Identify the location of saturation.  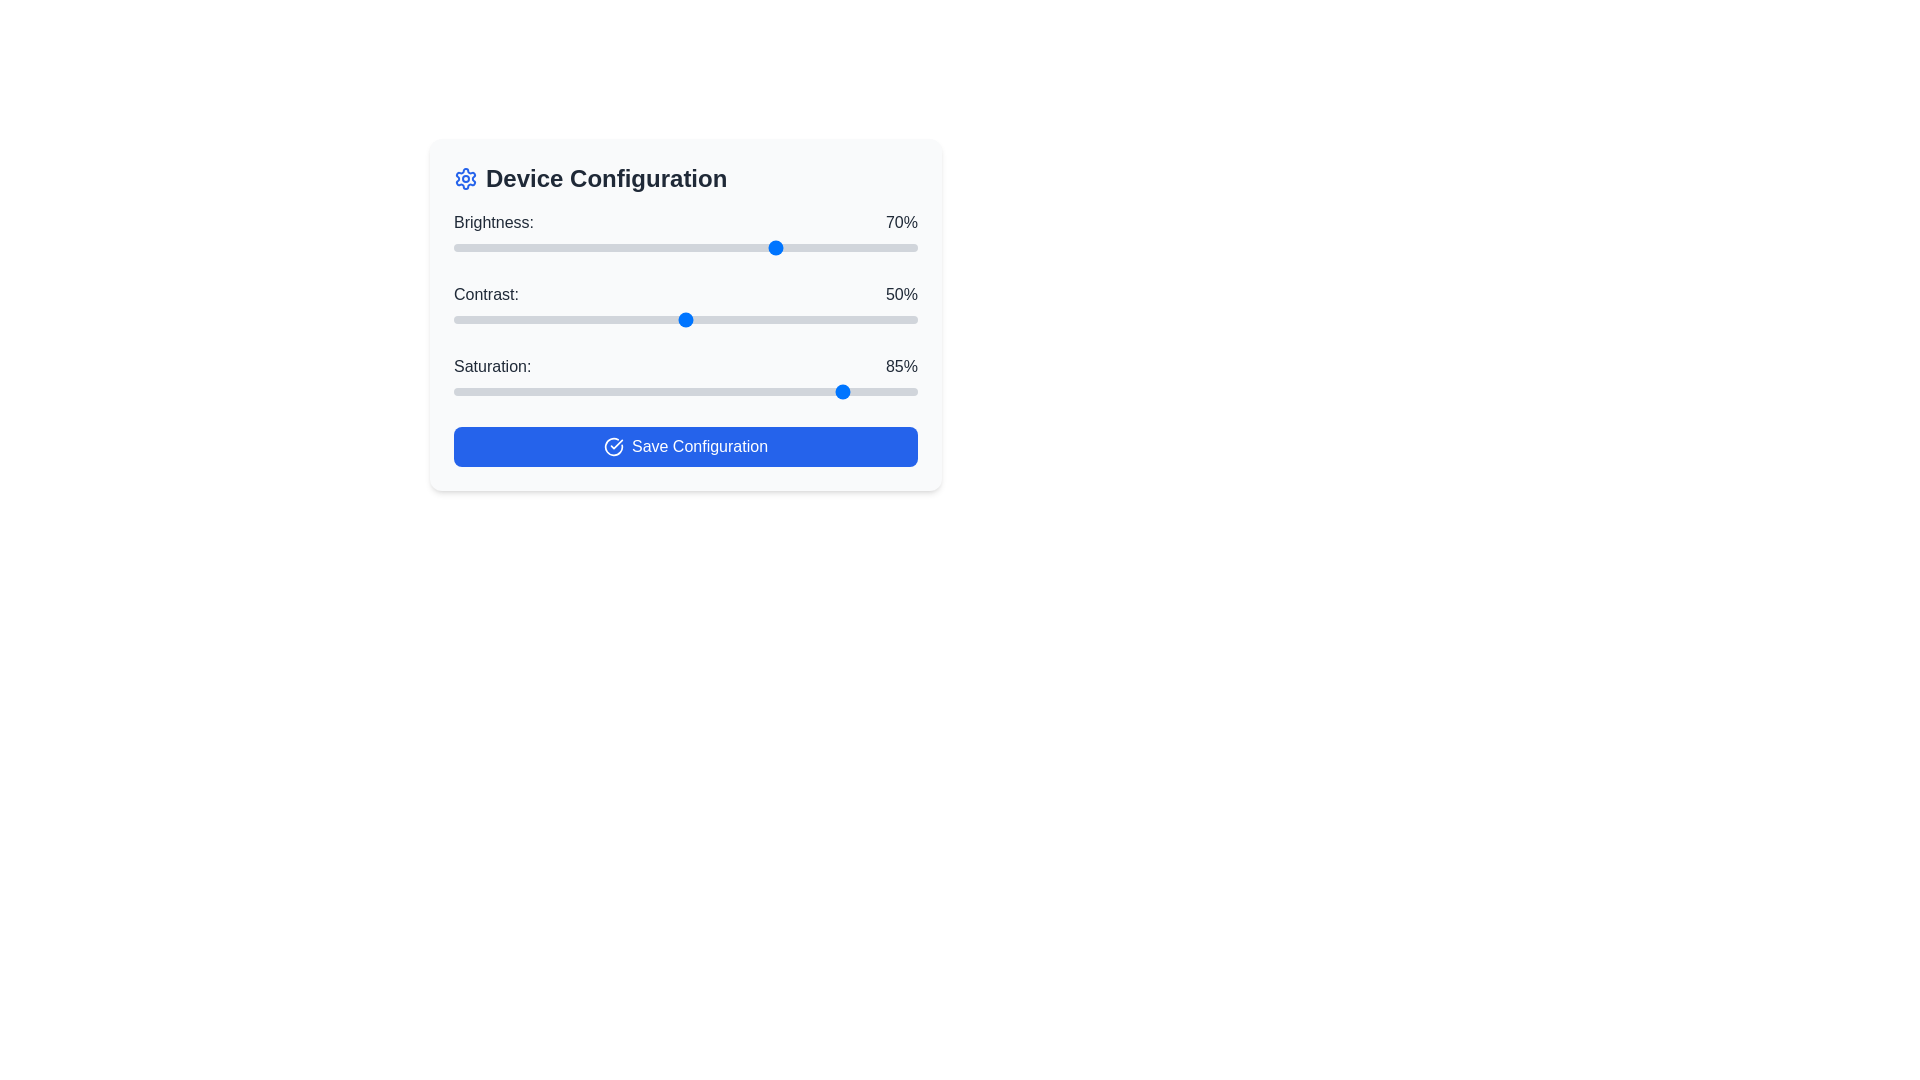
(556, 392).